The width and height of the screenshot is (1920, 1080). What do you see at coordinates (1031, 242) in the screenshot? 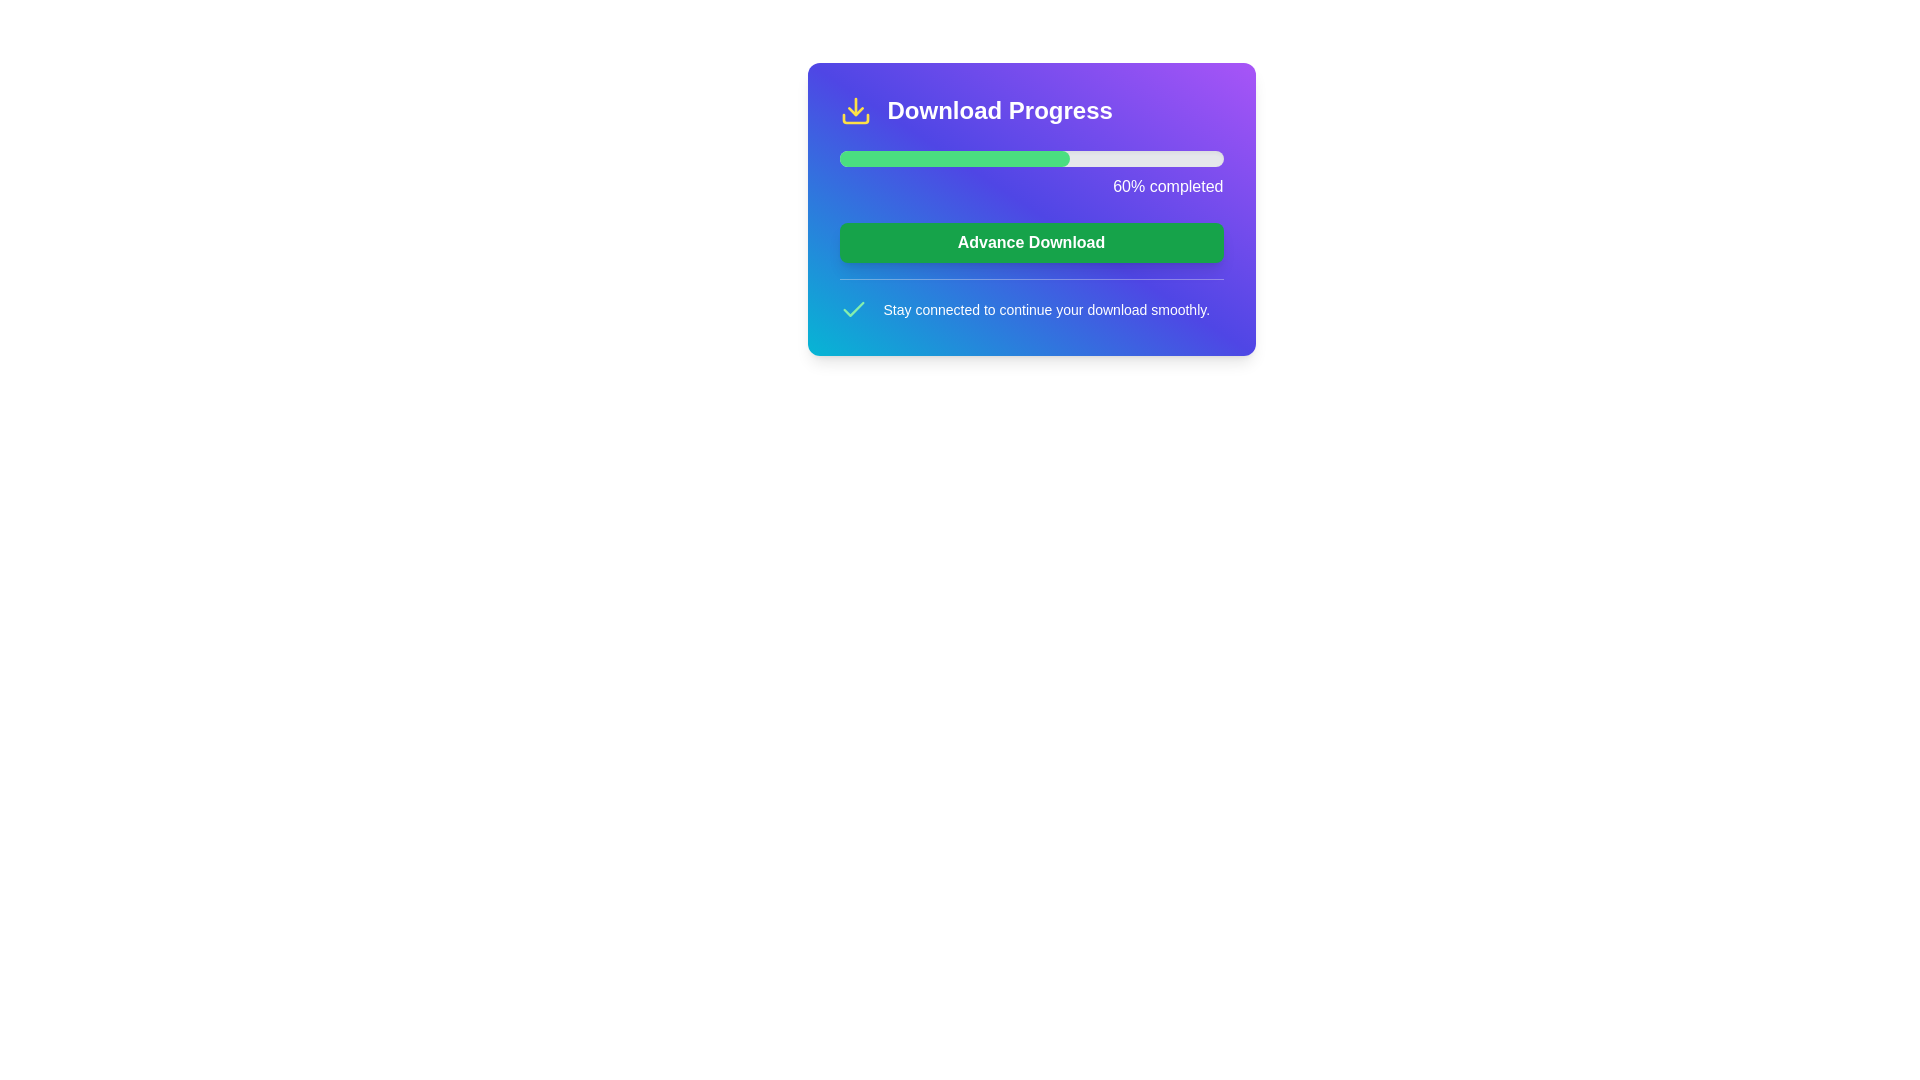
I see `the green button labeled 'Advance Download' to initiate the download` at bounding box center [1031, 242].